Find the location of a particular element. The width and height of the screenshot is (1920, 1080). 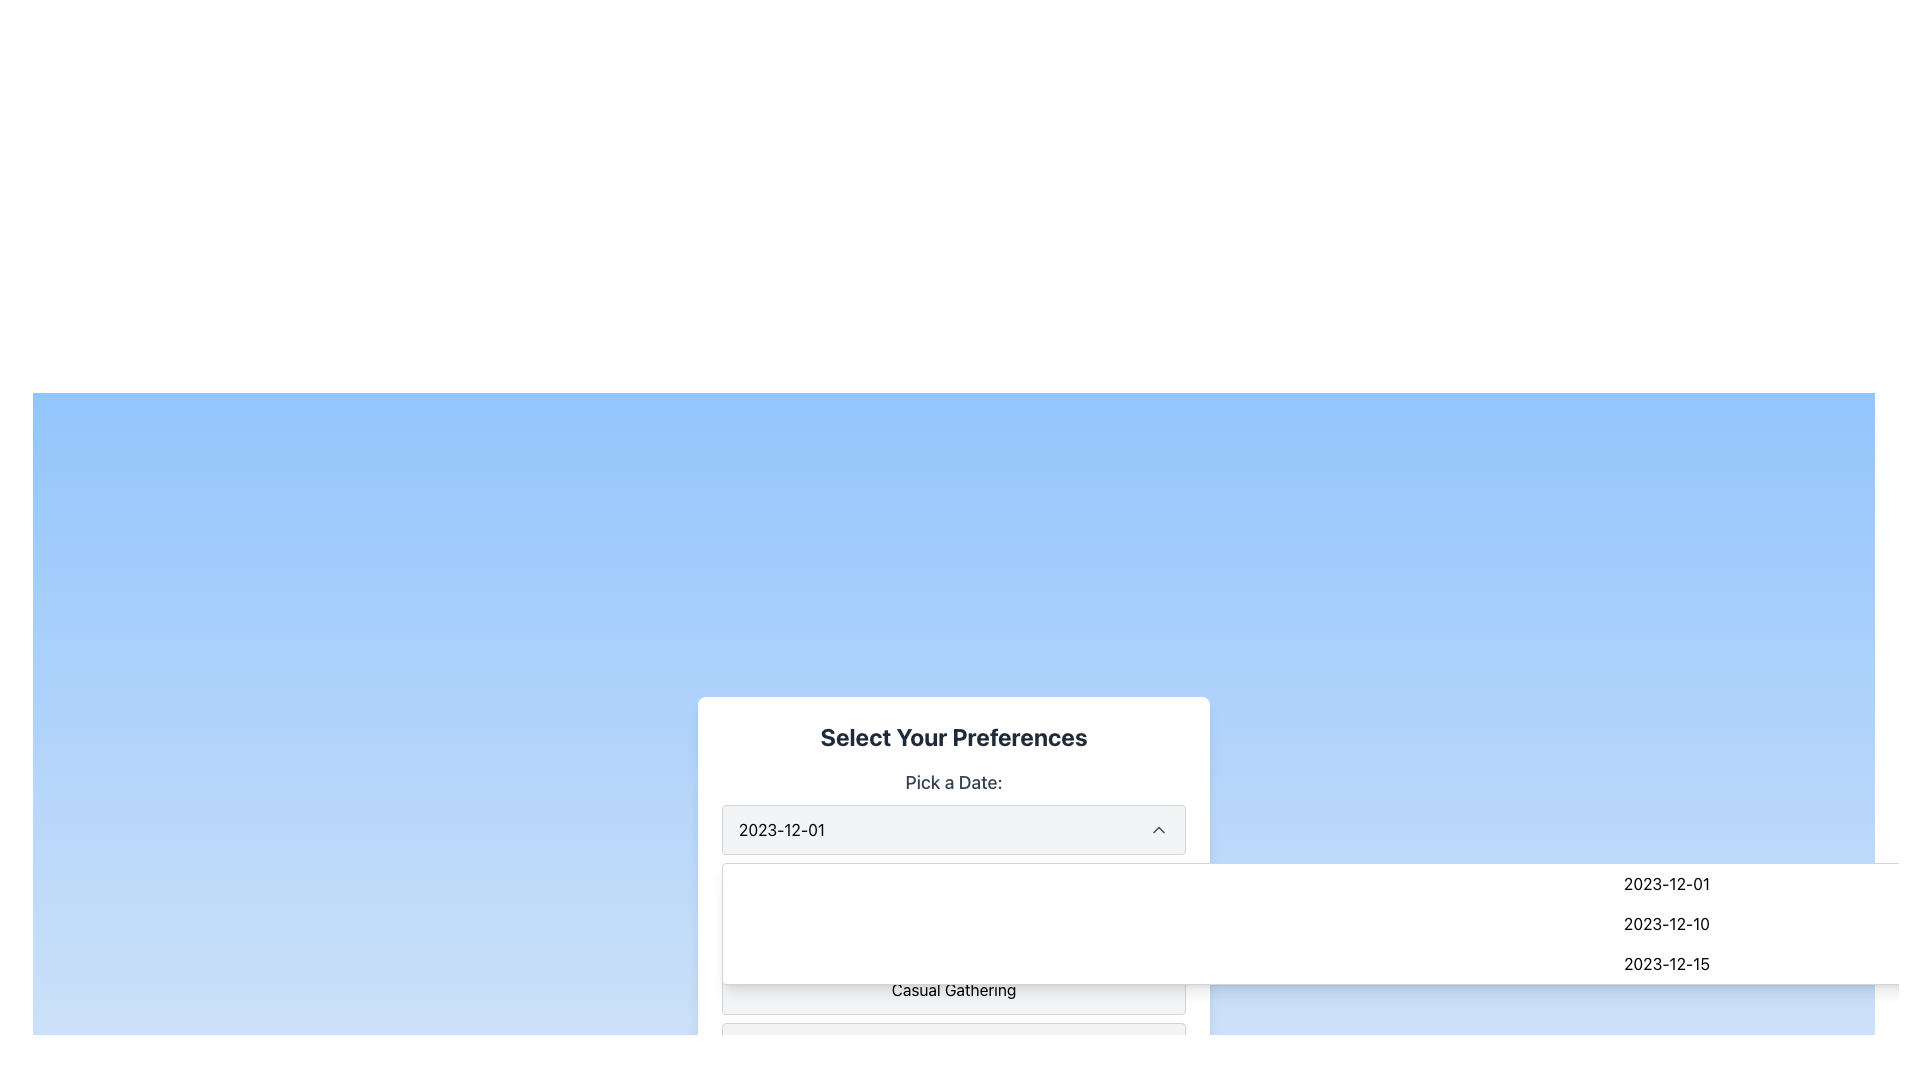

the dropdown menu labeled '2023-12-01' is located at coordinates (953, 829).